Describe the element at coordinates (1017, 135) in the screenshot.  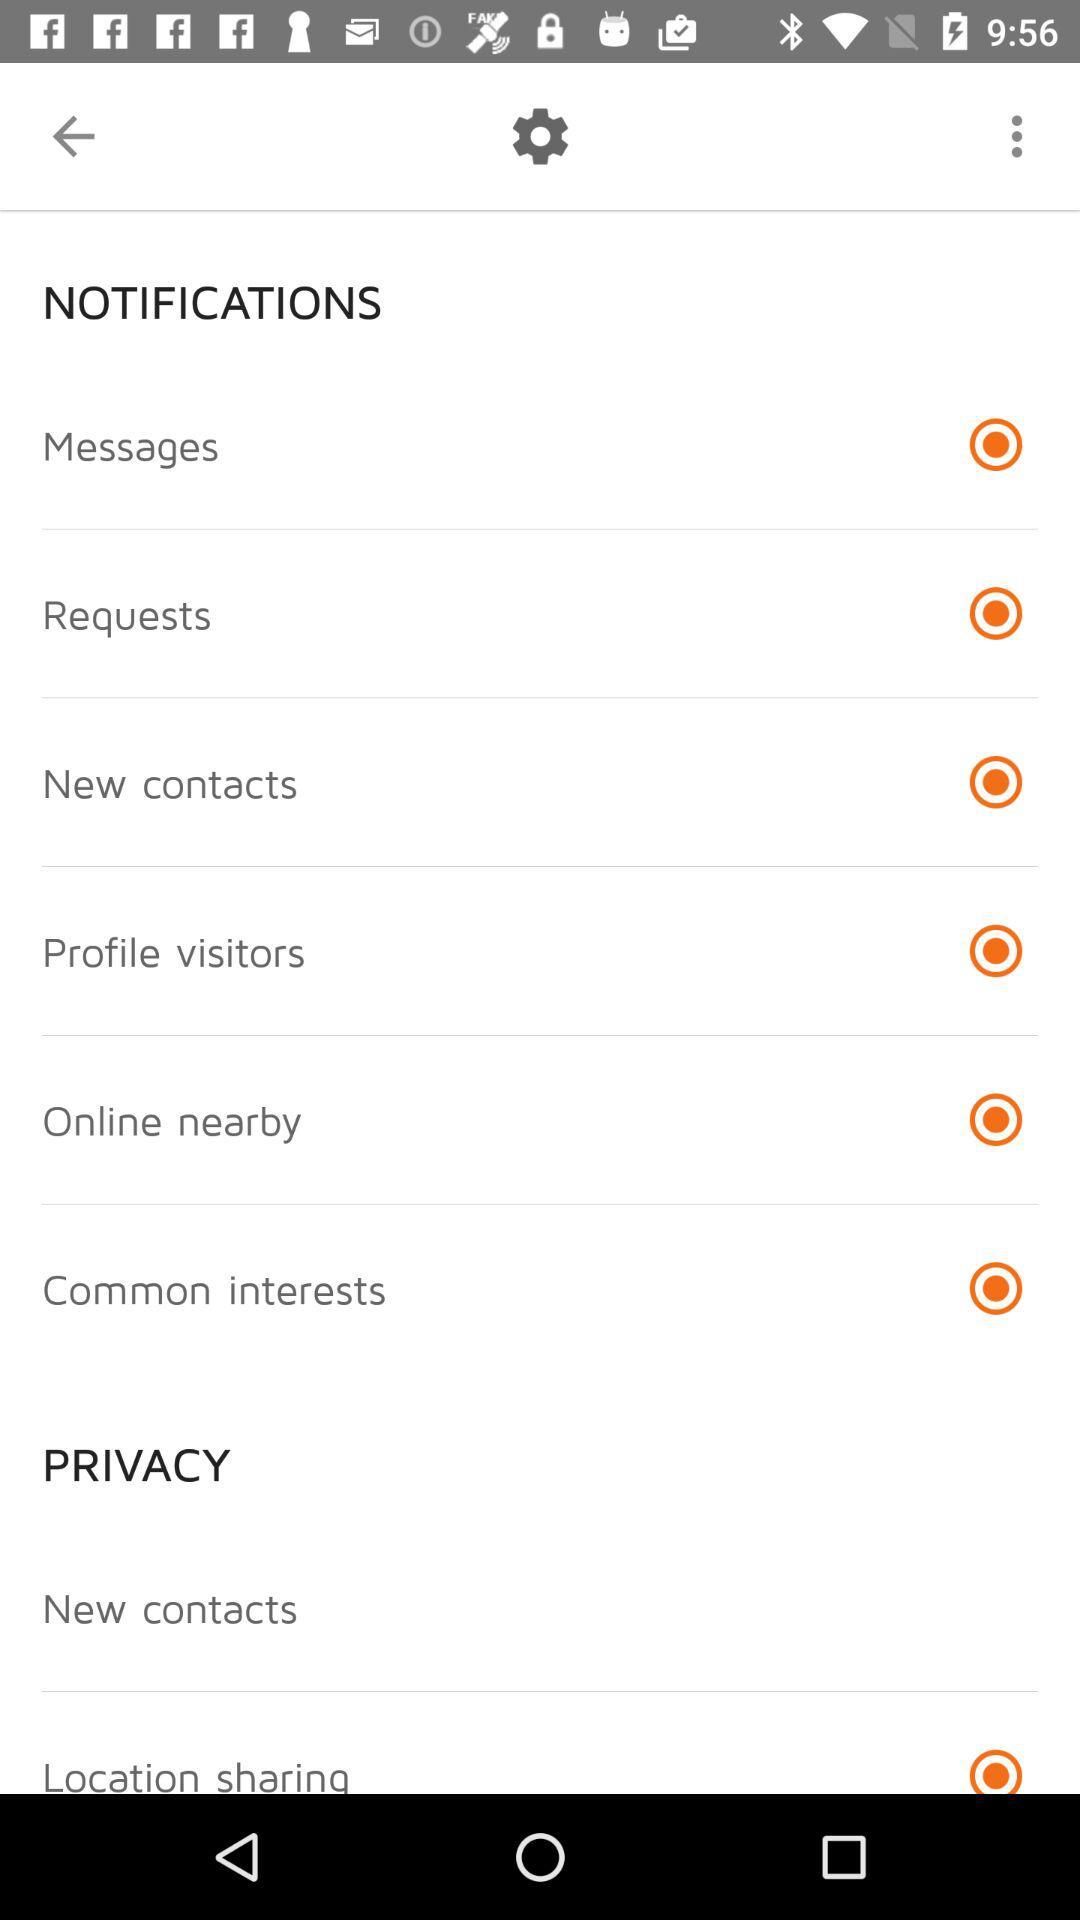
I see `the icon above notifications item` at that location.